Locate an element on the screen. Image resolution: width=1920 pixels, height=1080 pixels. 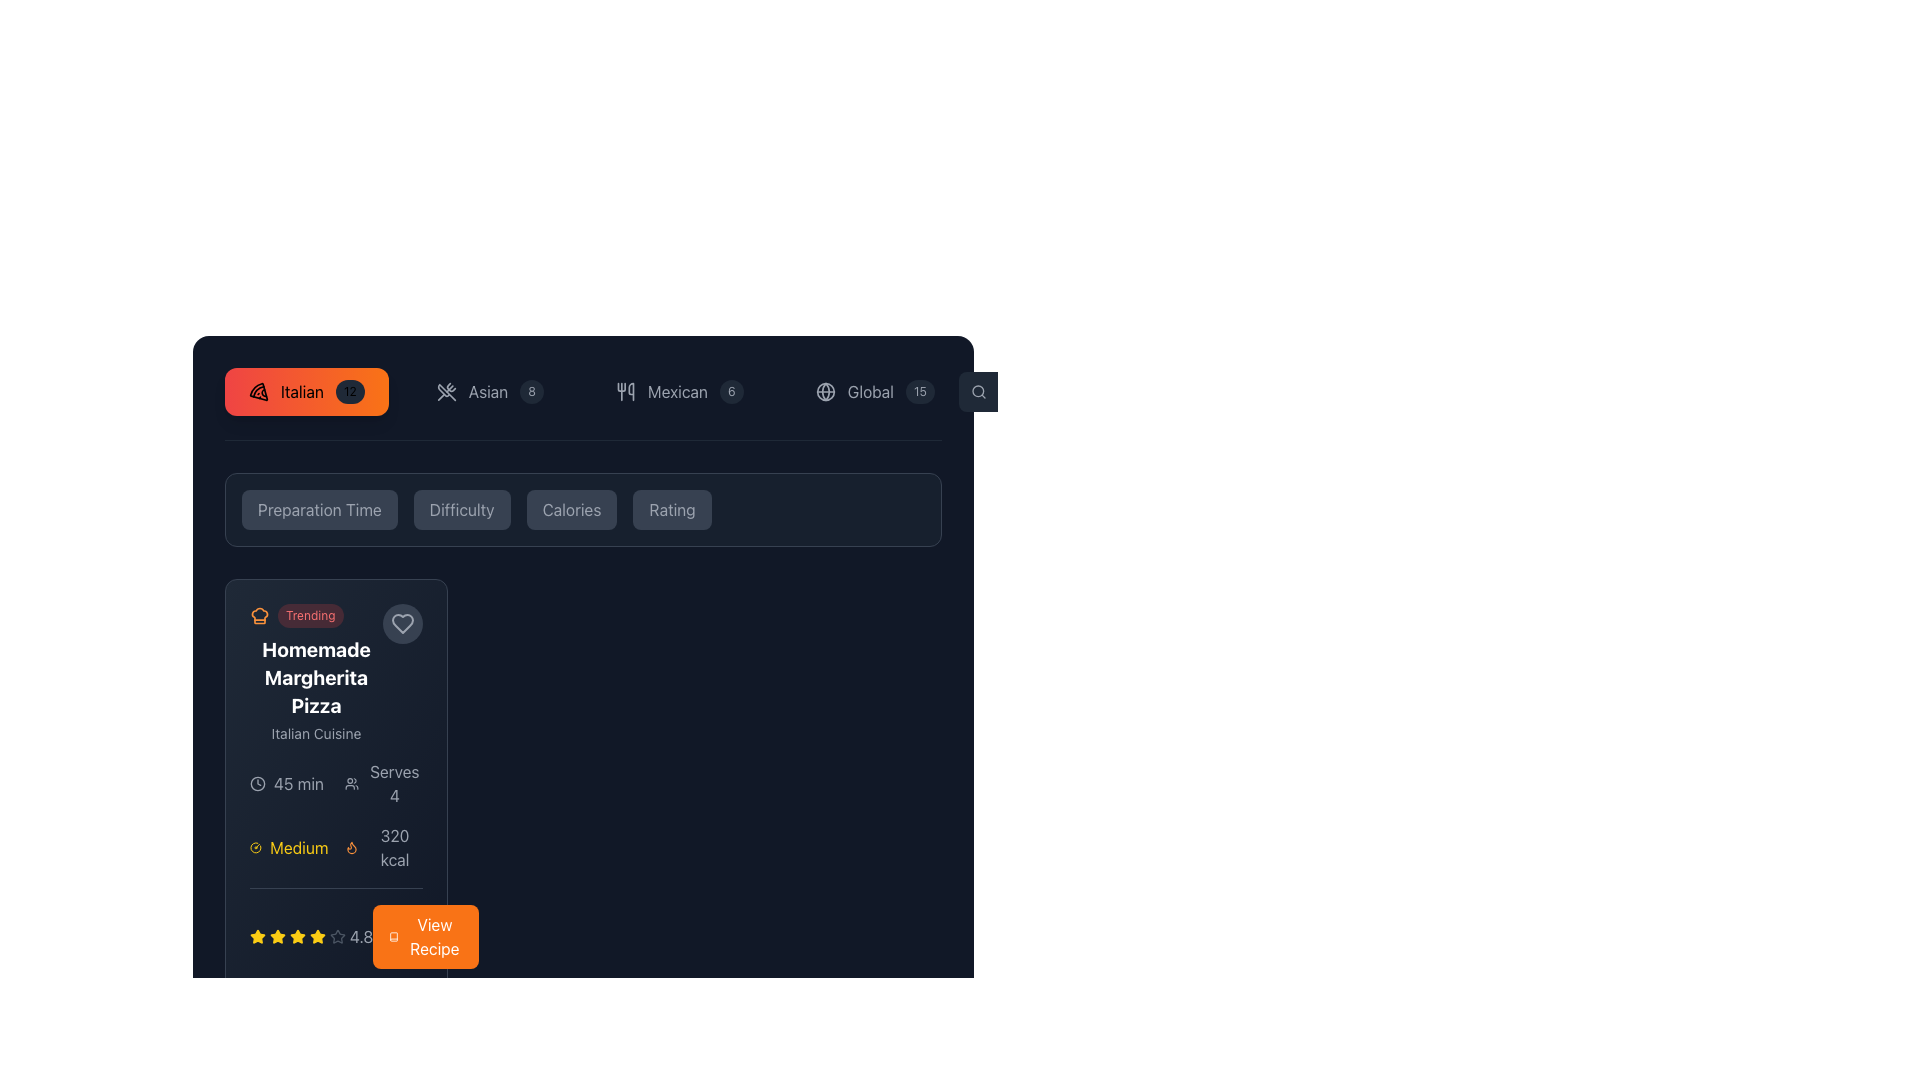
the informational text label styled as a badge indicating the number of items associated with the 'Mexican' category, located immediately to the right of the 'Mexican' text in the navigation bar is located at coordinates (730, 392).